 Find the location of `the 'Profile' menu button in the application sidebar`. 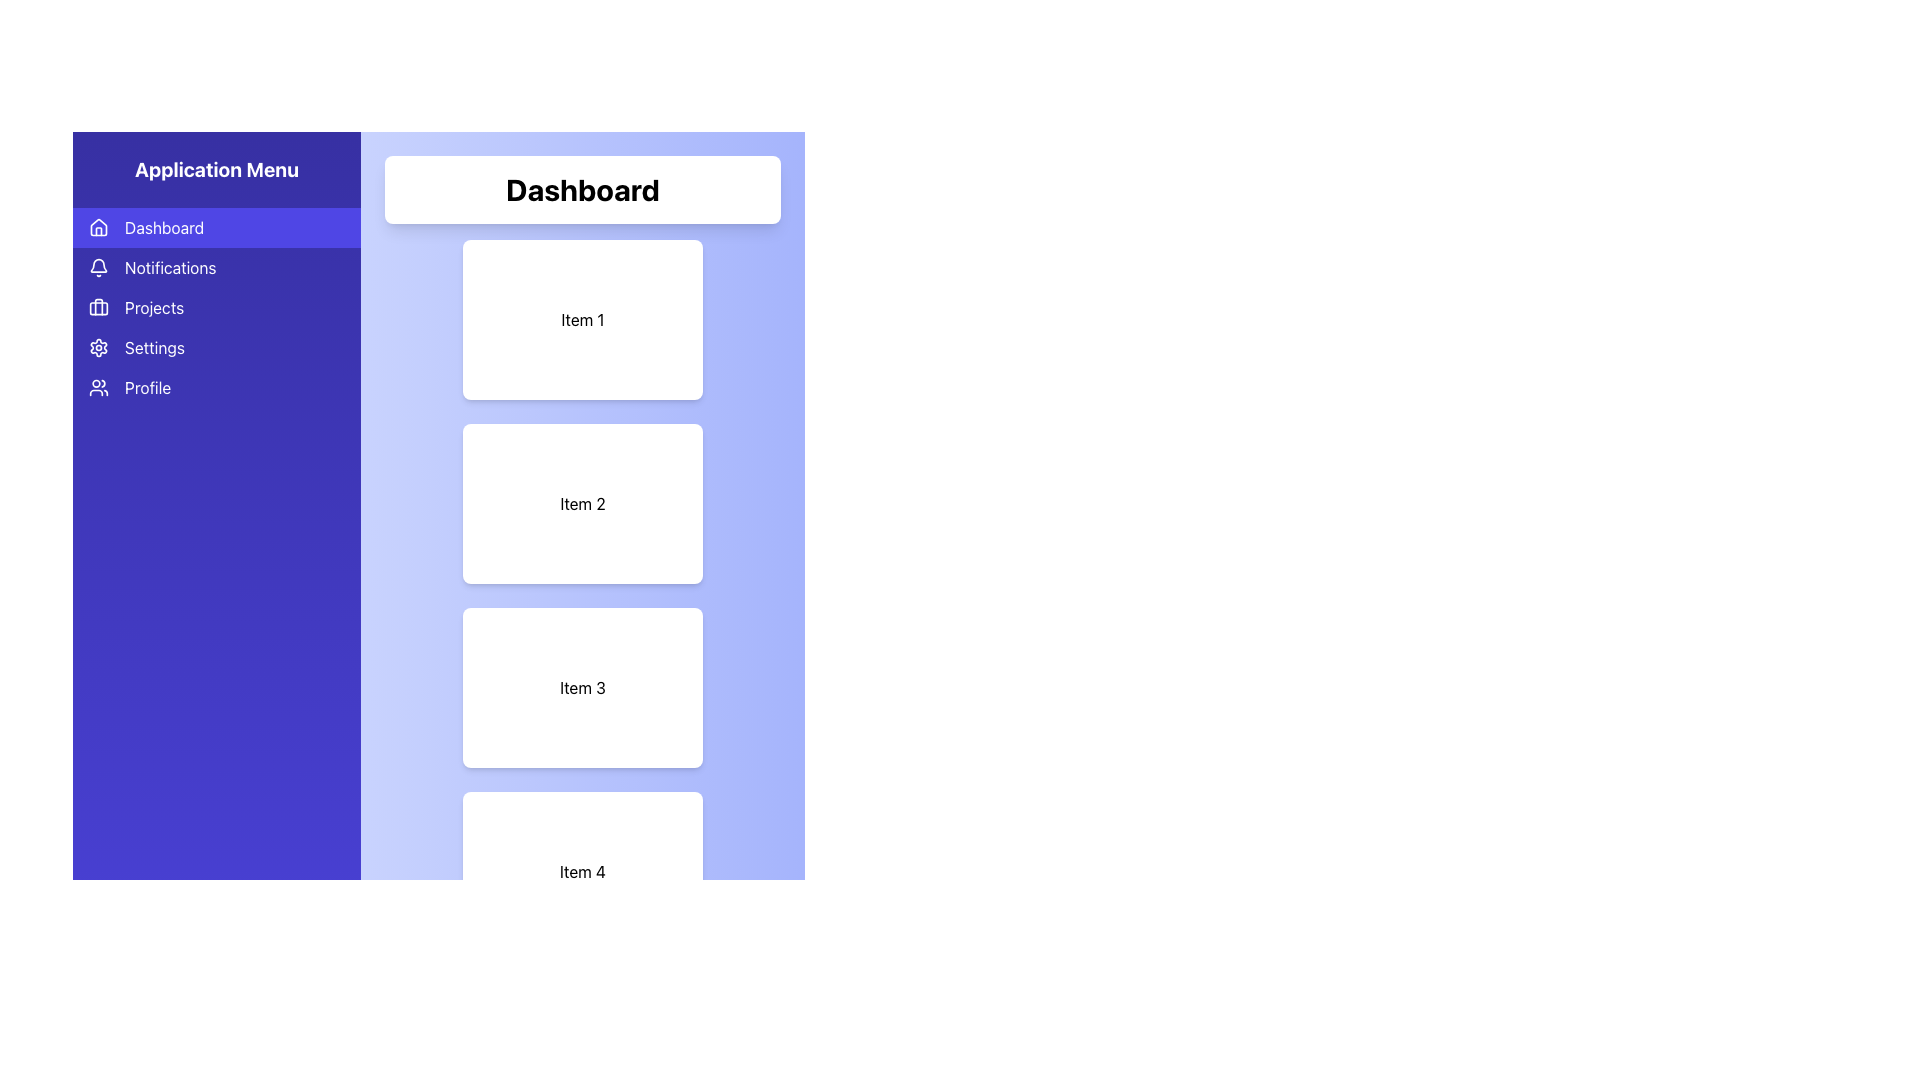

the 'Profile' menu button in the application sidebar is located at coordinates (216, 388).